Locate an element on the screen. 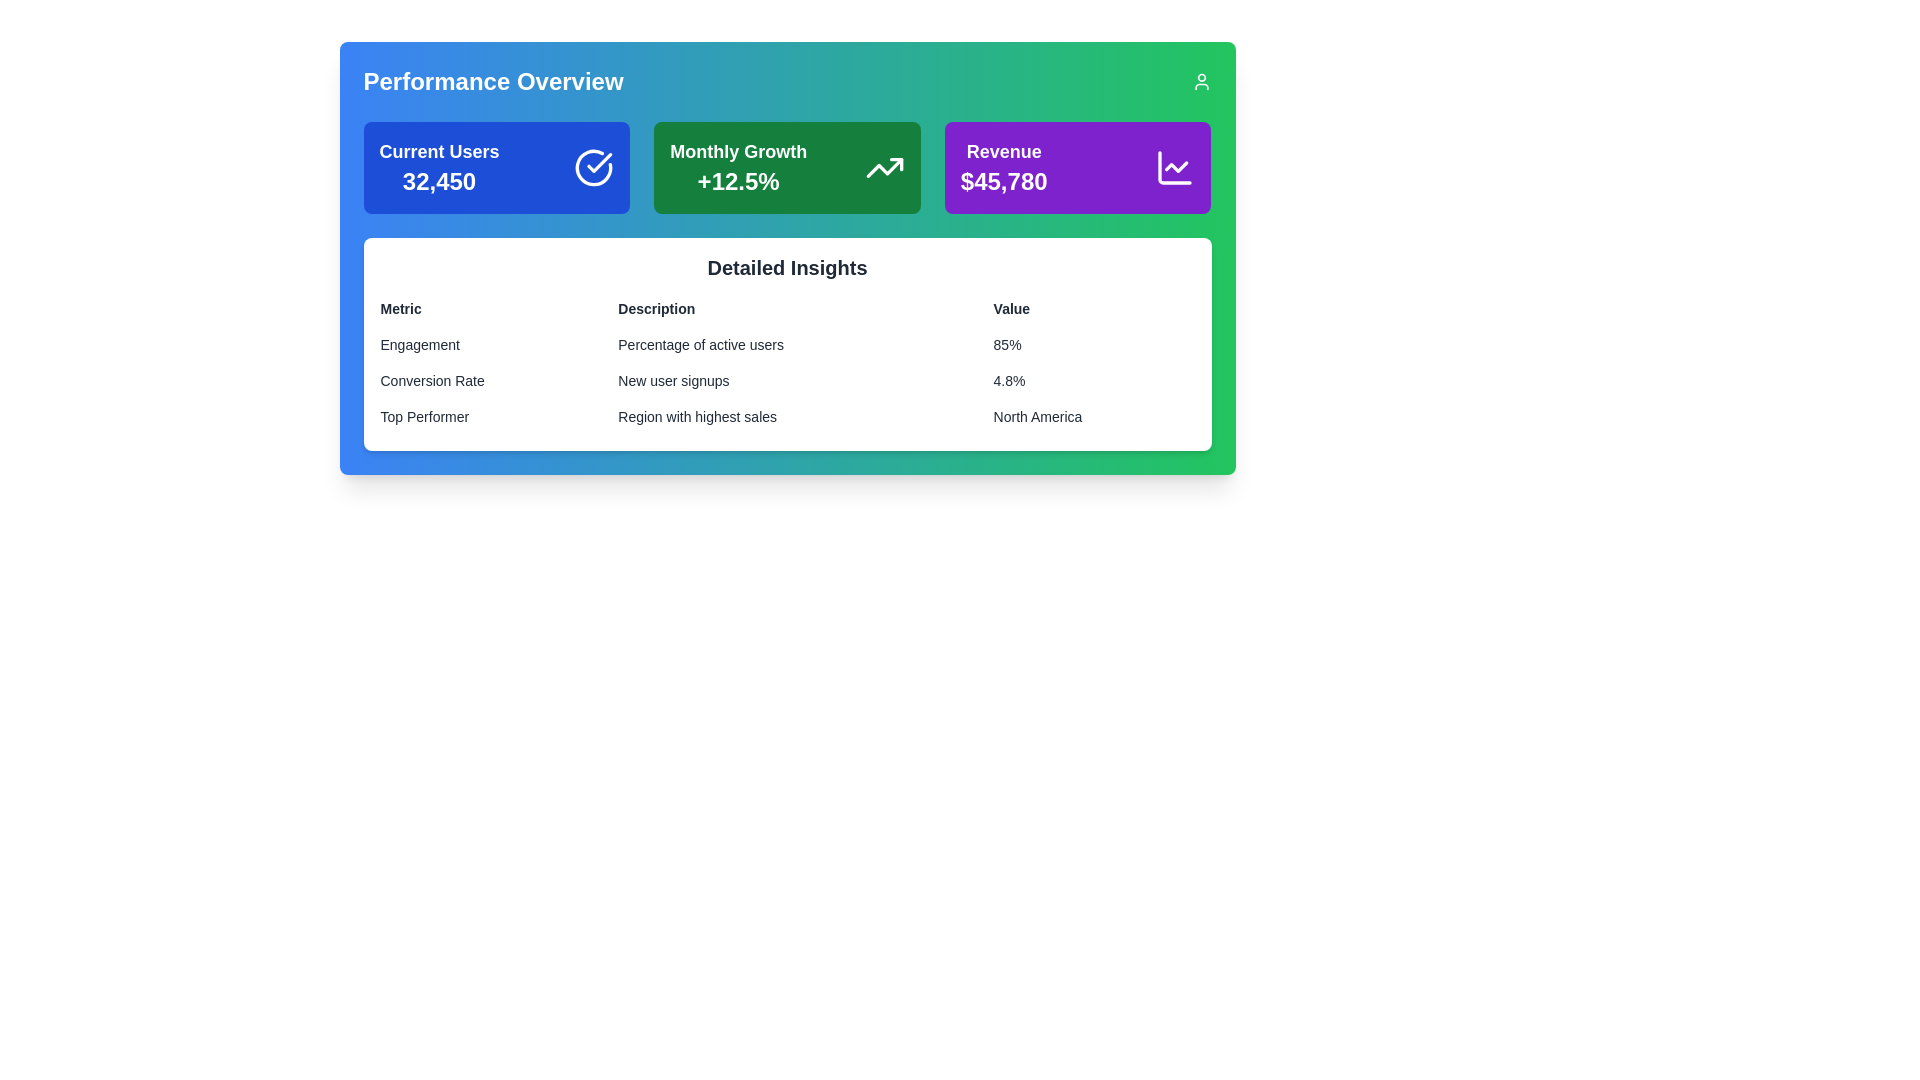 This screenshot has height=1080, width=1920. the text label displaying 'Description' for accessibility purposes is located at coordinates (804, 312).